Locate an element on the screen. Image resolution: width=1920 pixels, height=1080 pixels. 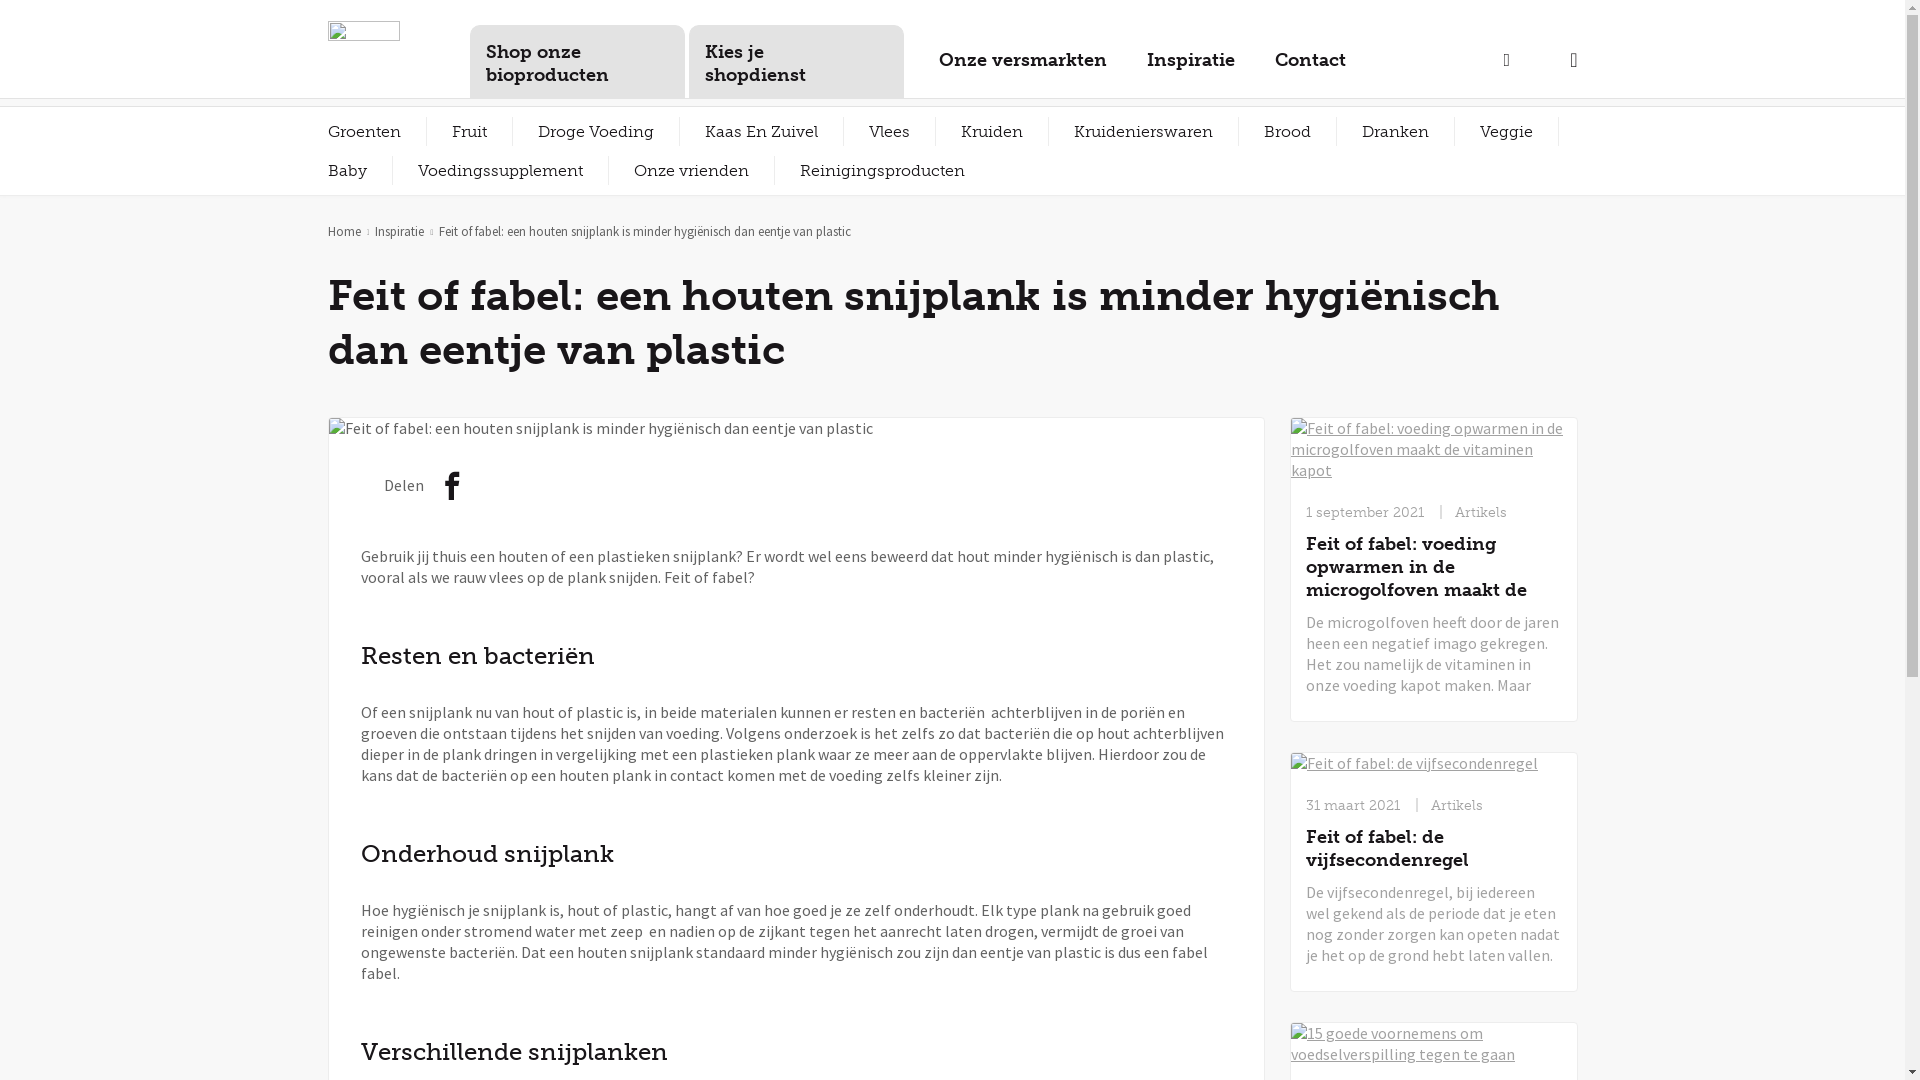
'Veggie' is located at coordinates (1505, 131).